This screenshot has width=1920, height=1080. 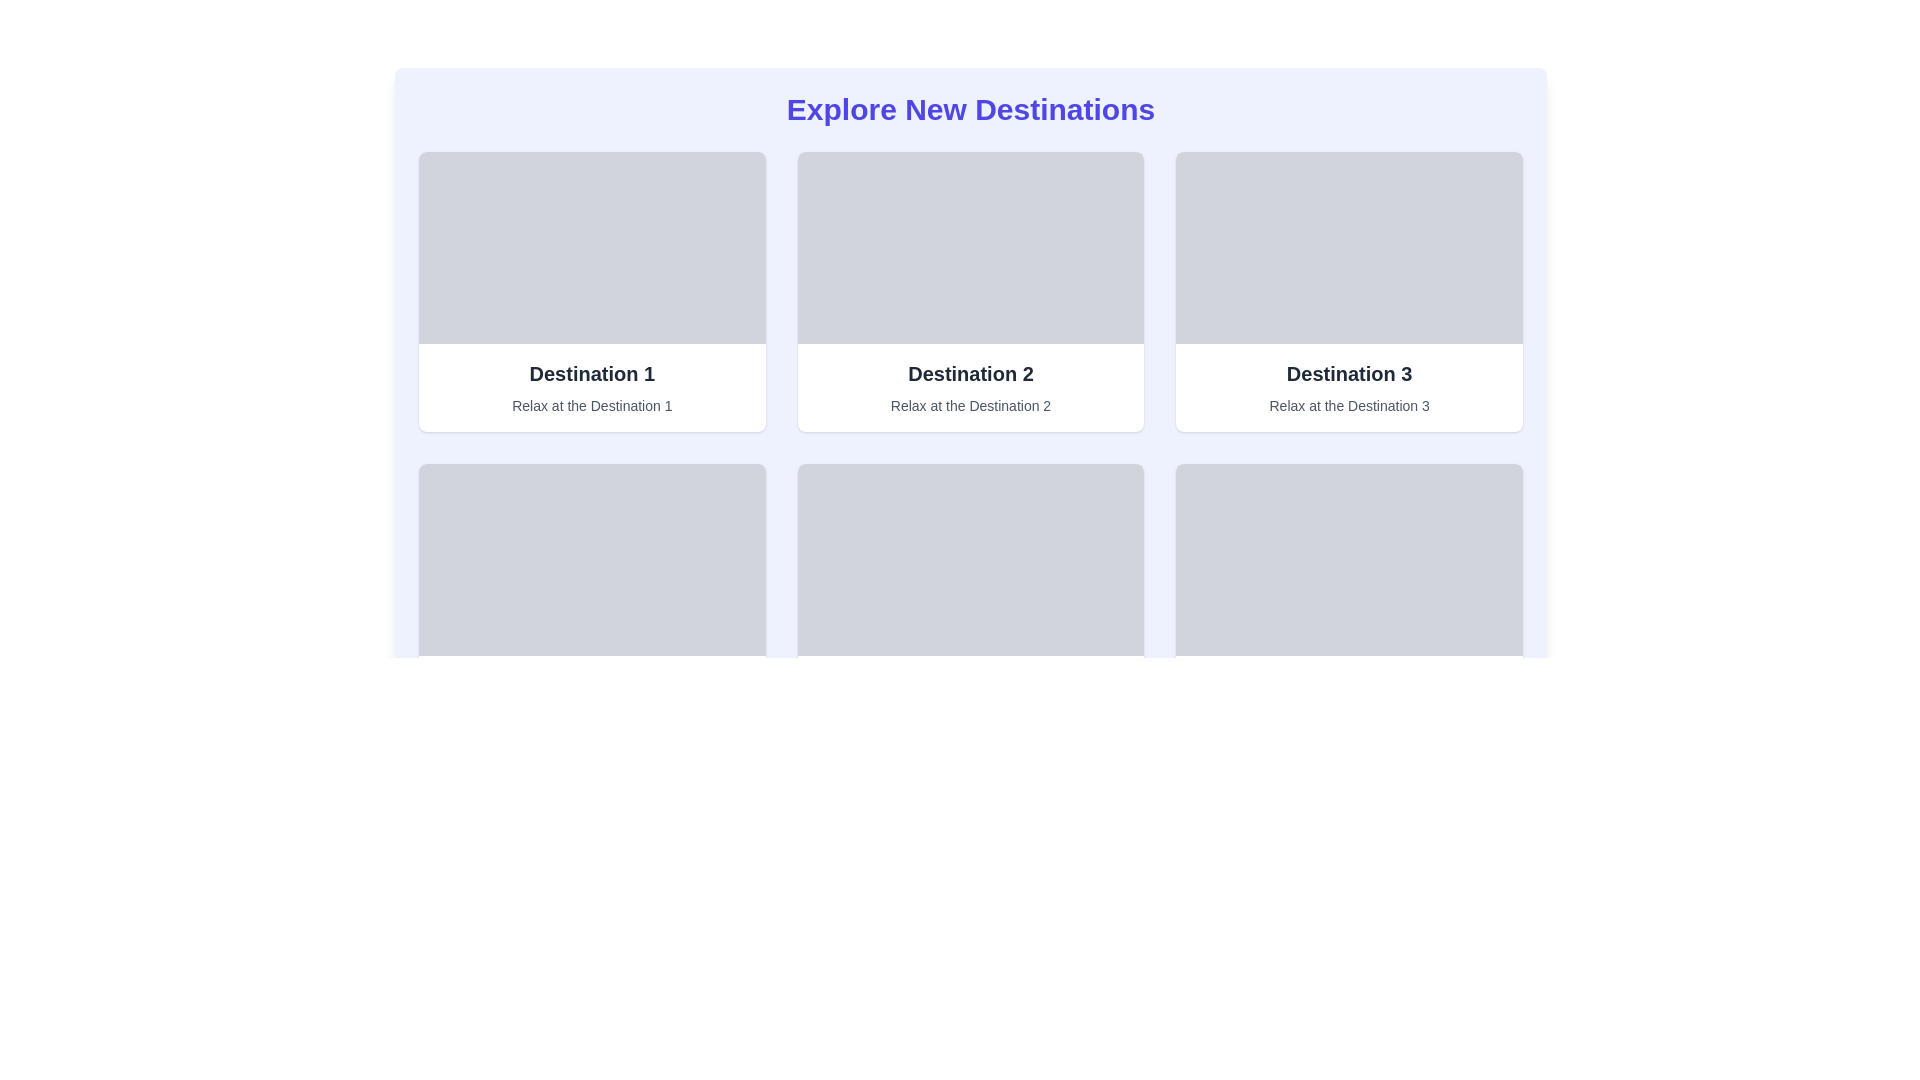 What do you see at coordinates (1349, 405) in the screenshot?
I see `the text label stating 'Relax at the Destination 3', which is styled with a small text size and gray color, located directly below the title 'Destination 3' in the third column of the grid layout` at bounding box center [1349, 405].